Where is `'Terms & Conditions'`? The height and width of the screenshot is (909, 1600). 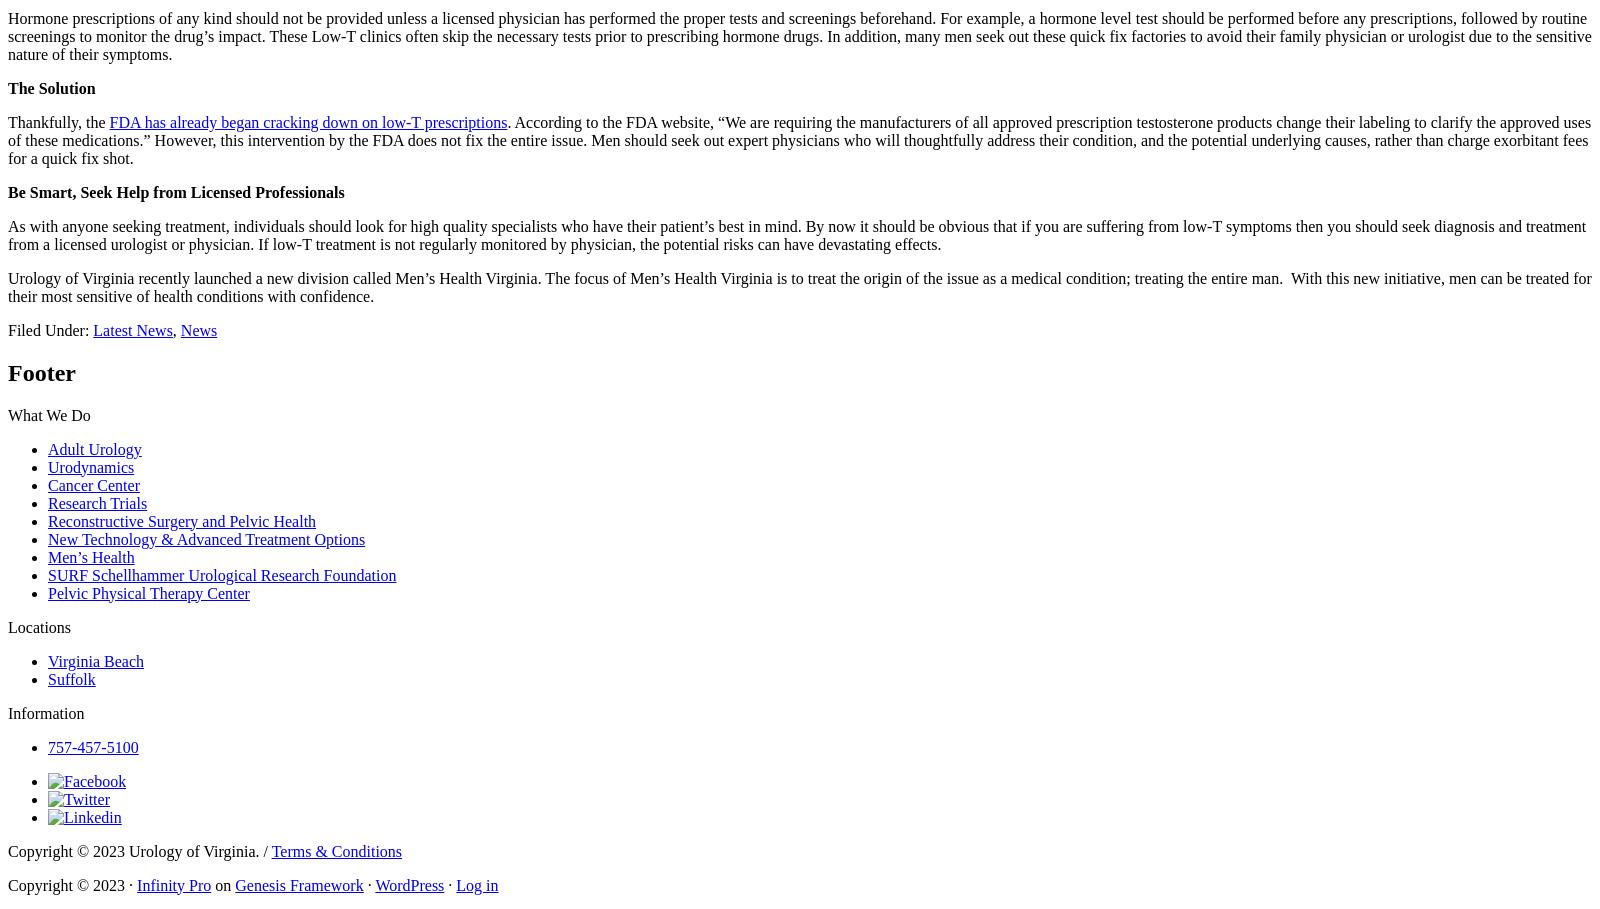 'Terms & Conditions' is located at coordinates (336, 849).